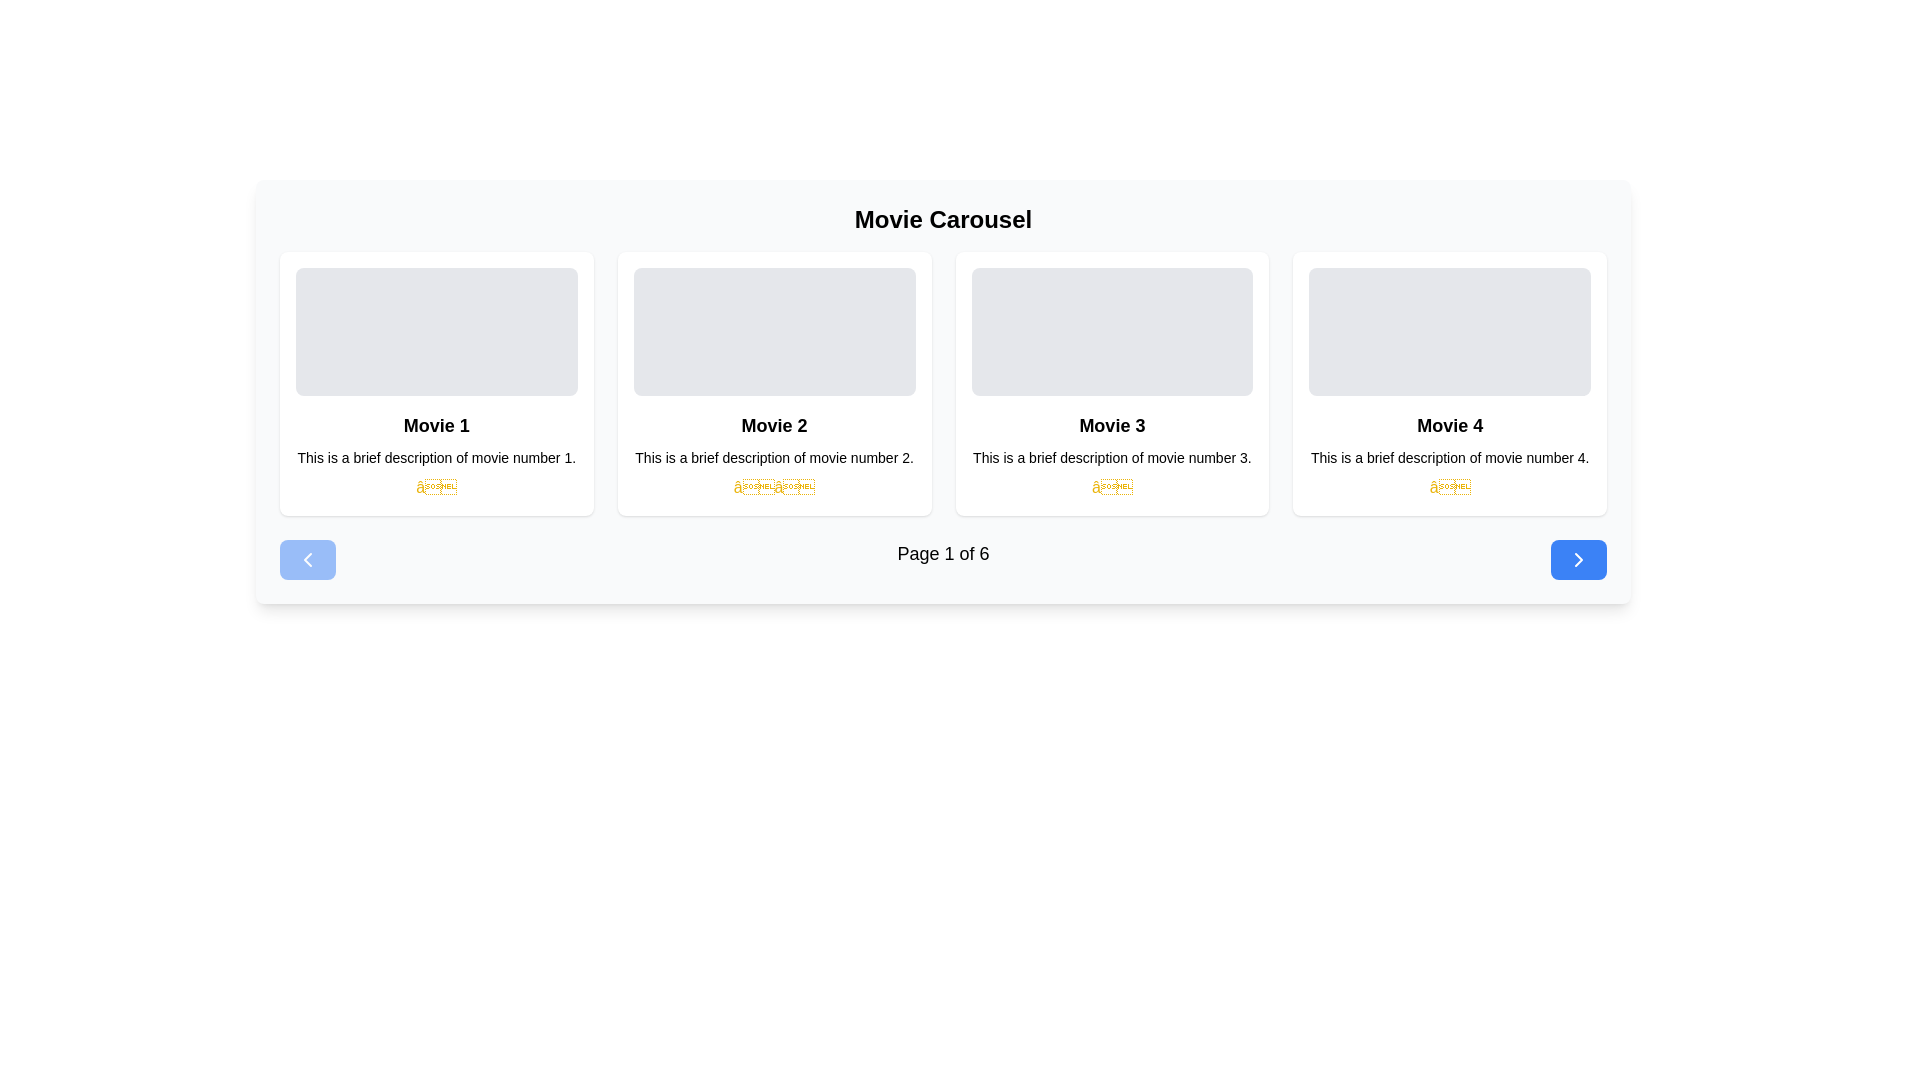 The image size is (1920, 1080). Describe the element at coordinates (794, 487) in the screenshot. I see `the second yellow star in the rating section below the 'Movie 2' card` at that location.